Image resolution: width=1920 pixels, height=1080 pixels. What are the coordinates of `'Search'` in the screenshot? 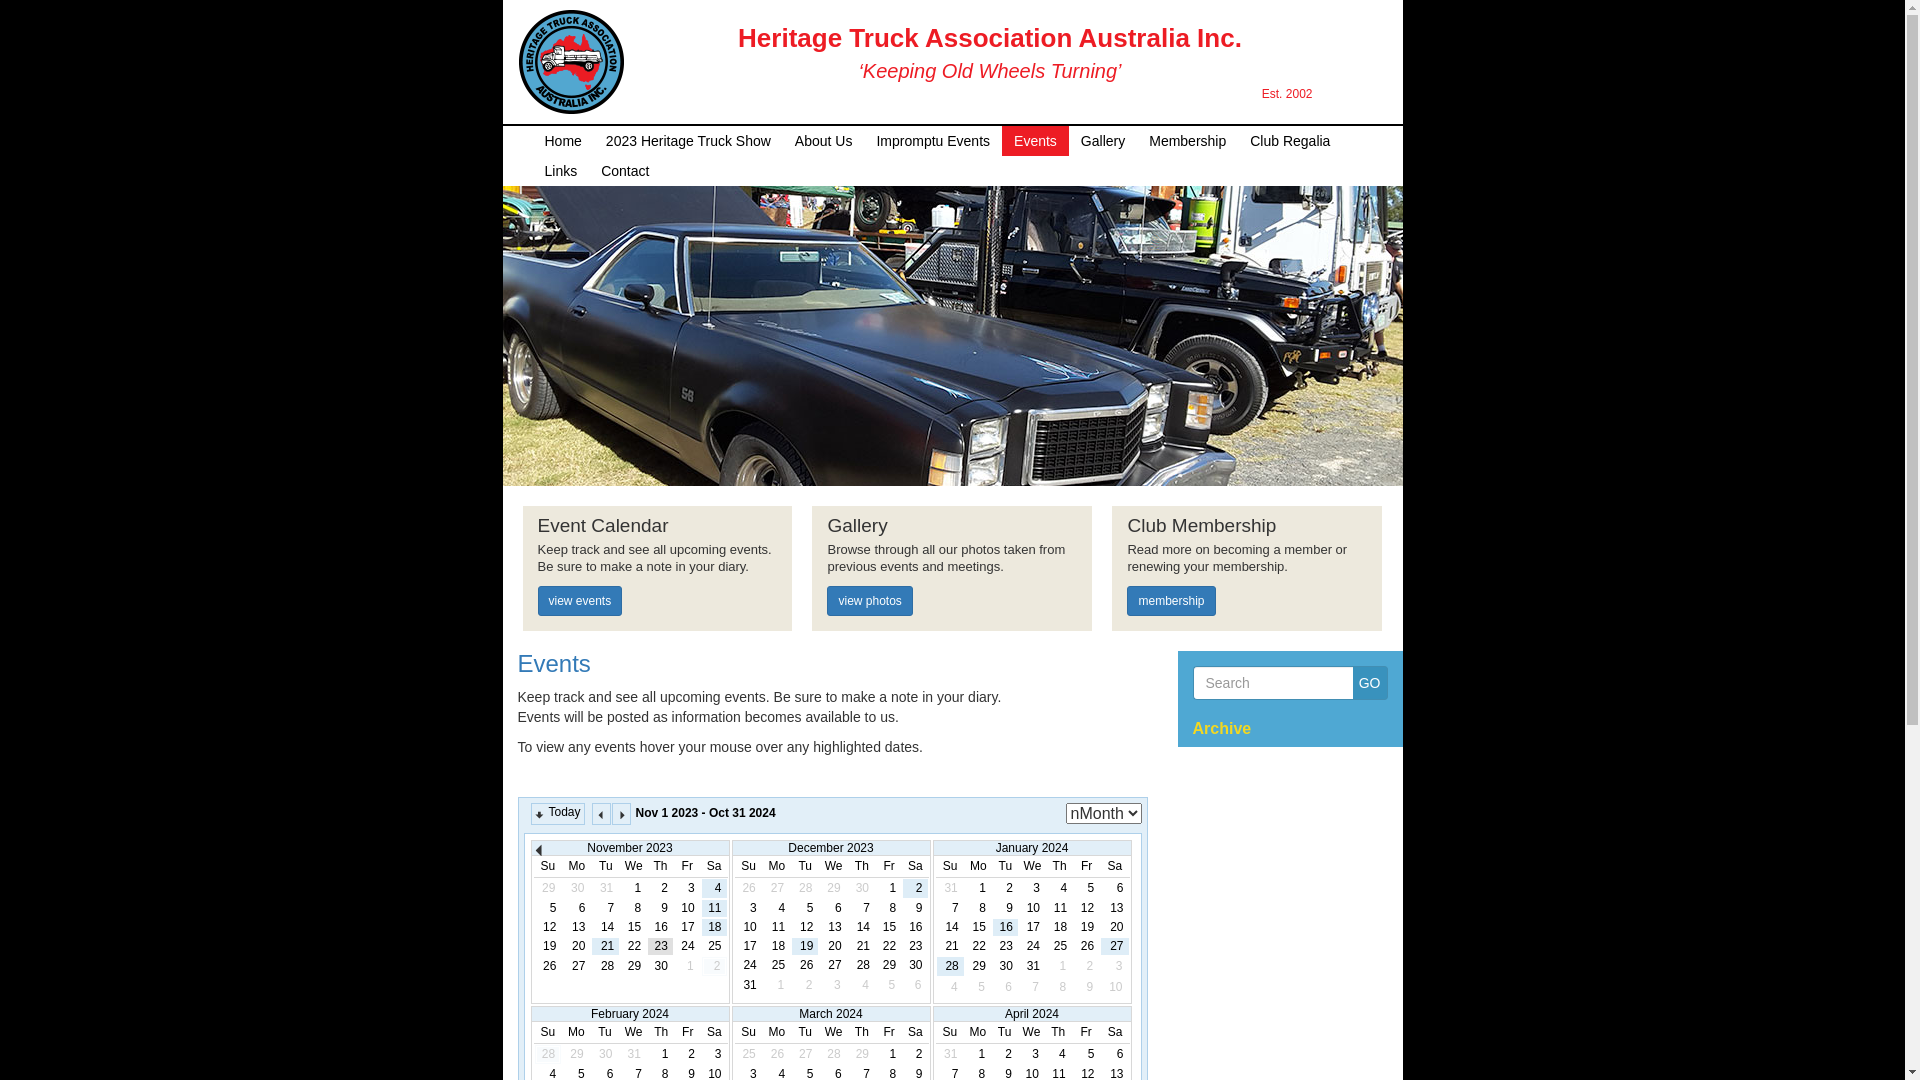 It's located at (1271, 681).